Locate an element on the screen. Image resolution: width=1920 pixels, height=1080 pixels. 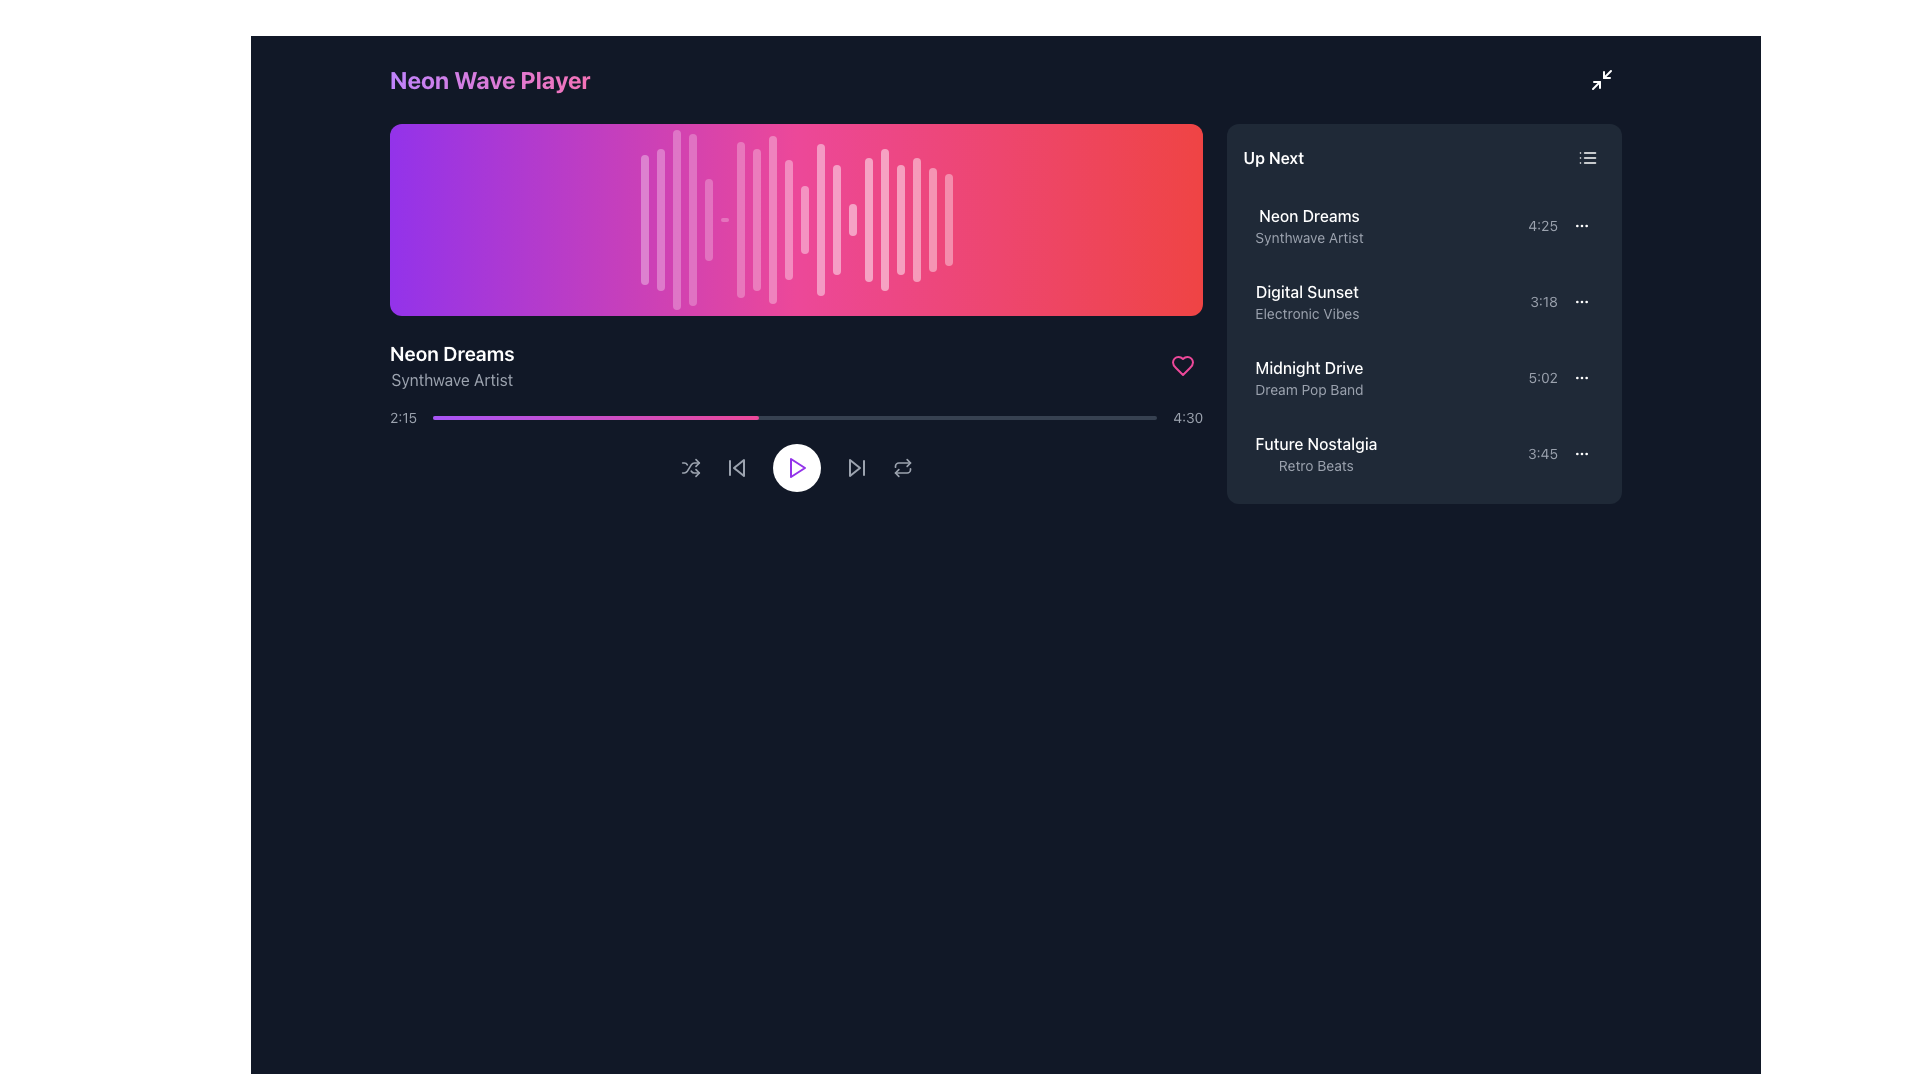
the non-interactive text label that indicates 'Synthwave Artist' beneath the 'Neon Dreams' title is located at coordinates (451, 380).